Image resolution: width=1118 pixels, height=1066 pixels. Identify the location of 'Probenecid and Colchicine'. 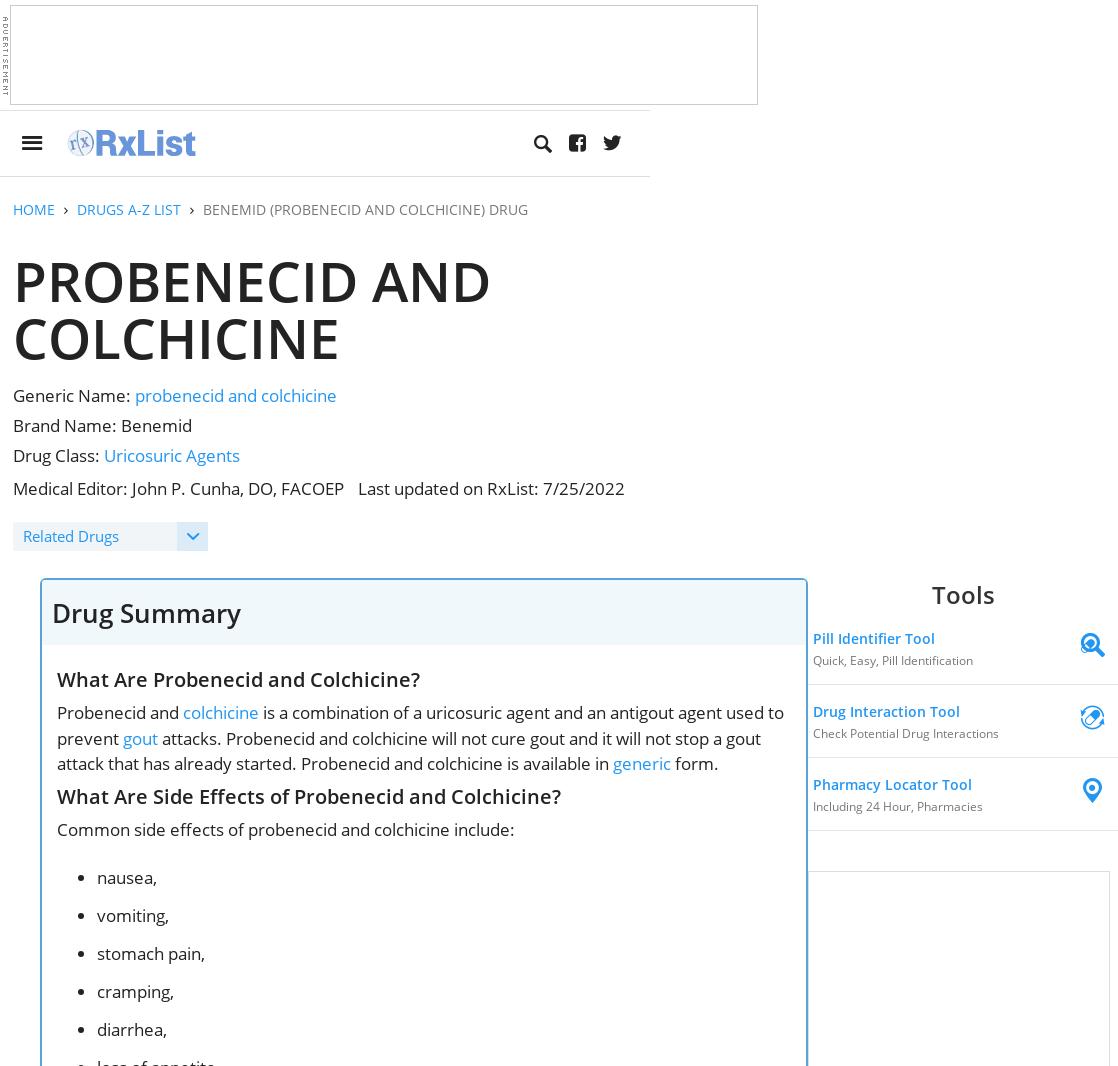
(12, 309).